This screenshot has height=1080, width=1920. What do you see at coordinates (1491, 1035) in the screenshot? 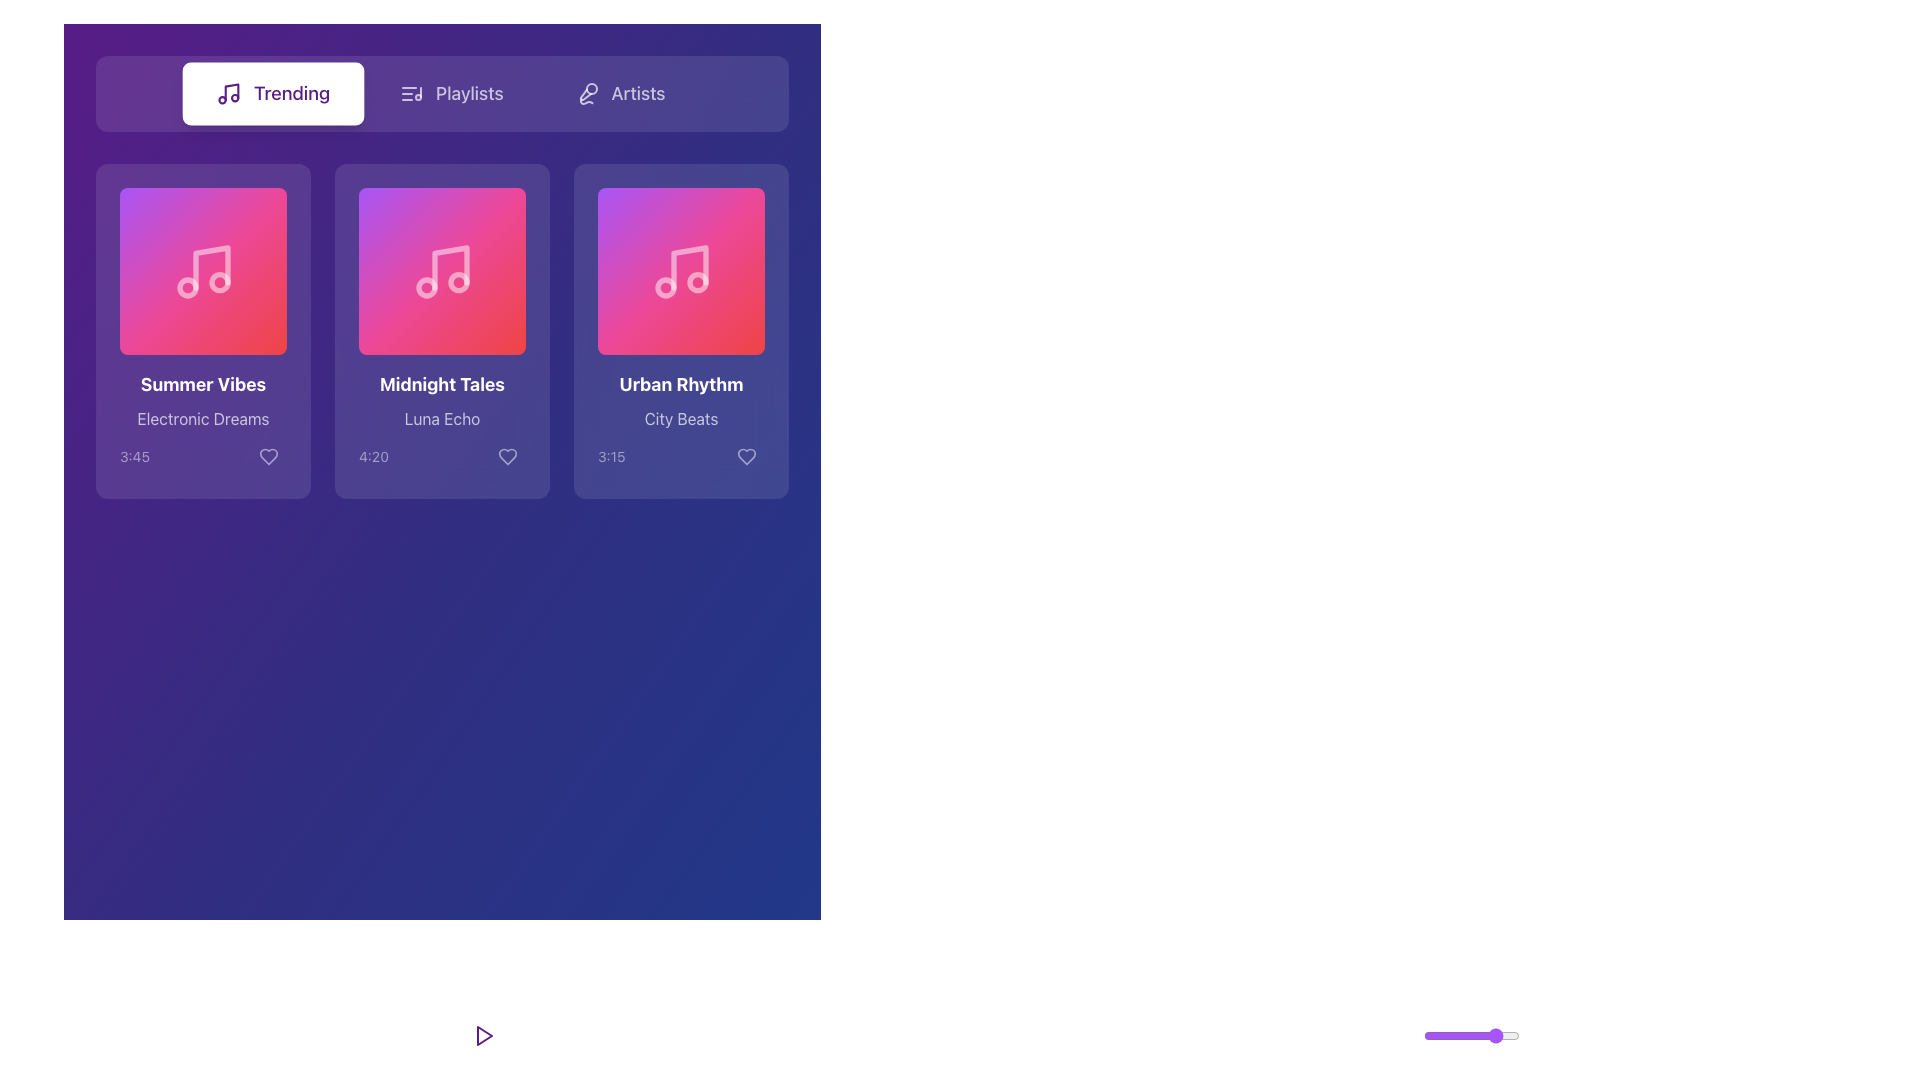
I see `the slider` at bounding box center [1491, 1035].